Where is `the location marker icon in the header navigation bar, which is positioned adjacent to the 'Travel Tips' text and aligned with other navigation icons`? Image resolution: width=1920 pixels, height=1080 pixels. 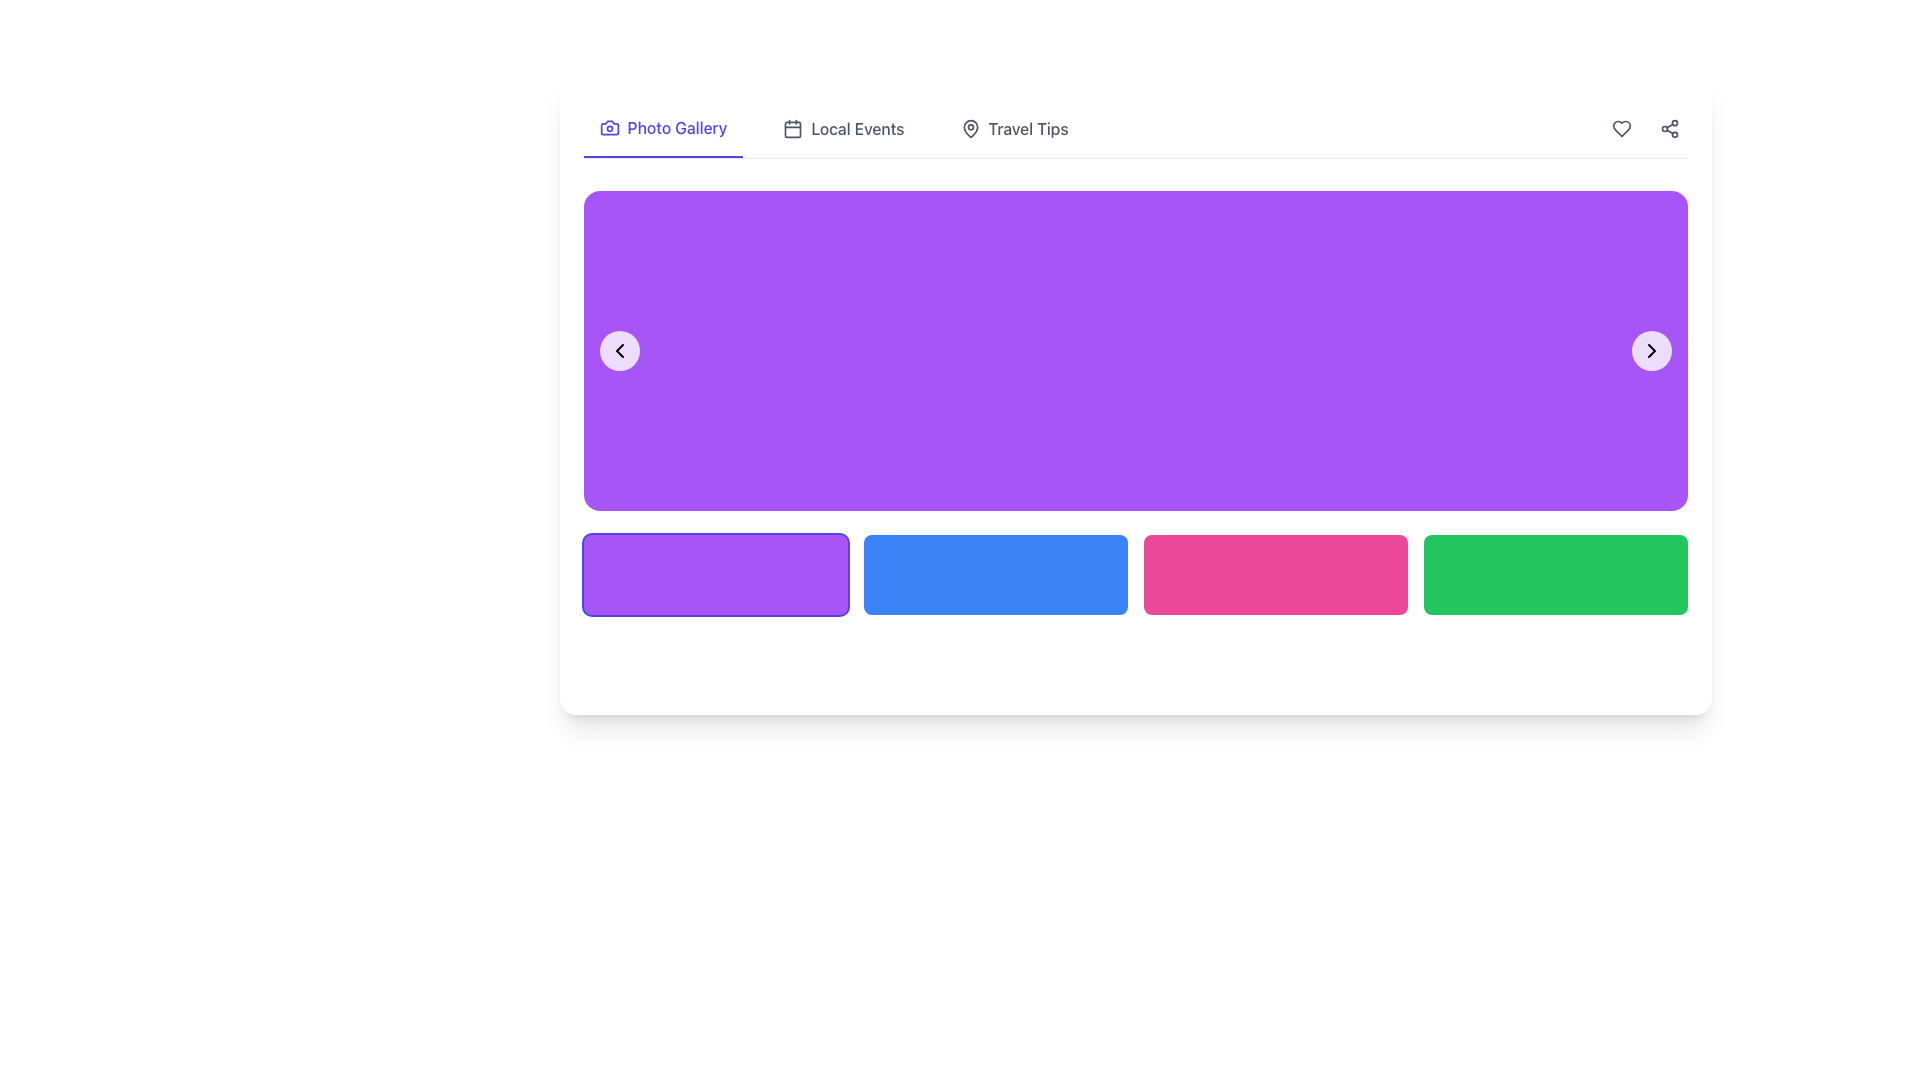
the location marker icon in the header navigation bar, which is positioned adjacent to the 'Travel Tips' text and aligned with other navigation icons is located at coordinates (970, 128).